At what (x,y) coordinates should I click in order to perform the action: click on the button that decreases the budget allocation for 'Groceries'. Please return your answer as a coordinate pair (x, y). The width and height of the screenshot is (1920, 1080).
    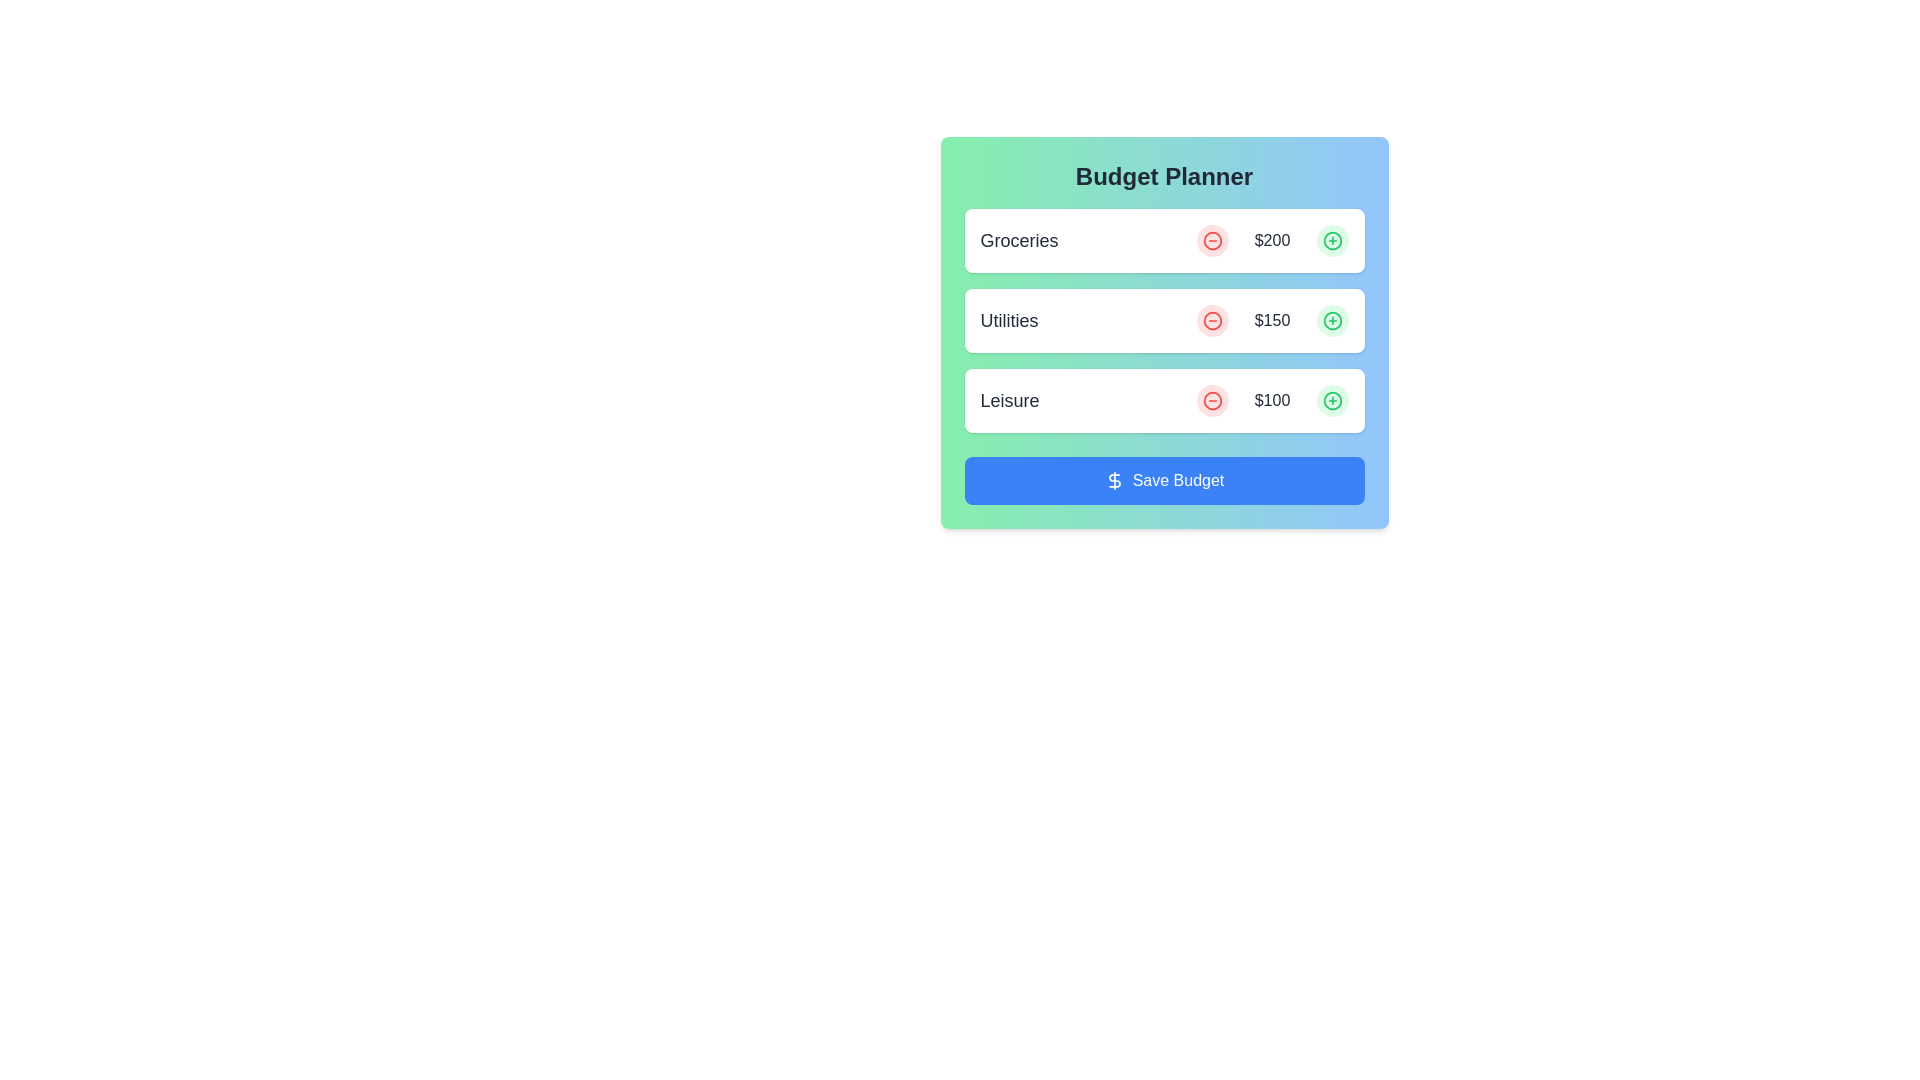
    Looking at the image, I should click on (1211, 239).